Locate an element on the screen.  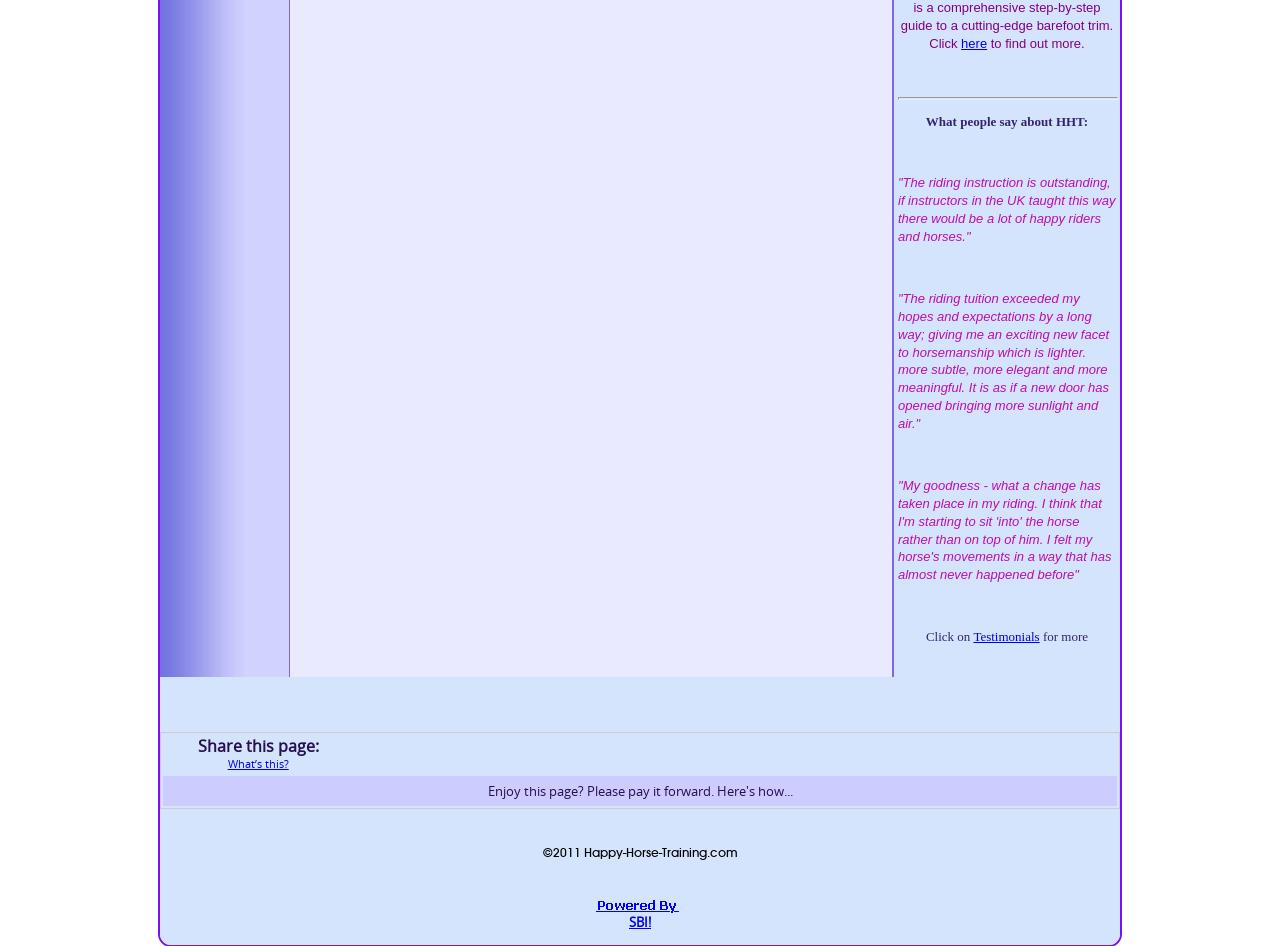
'"The riding tuition exceeded my hopes and expectations
by a long way; giving me an exciting new facet to horsemanship which is
lighter. more subtle, more elegant and more meaningful. It is as if a
new door has opened bringing more sunlight and air."' is located at coordinates (1003, 360).